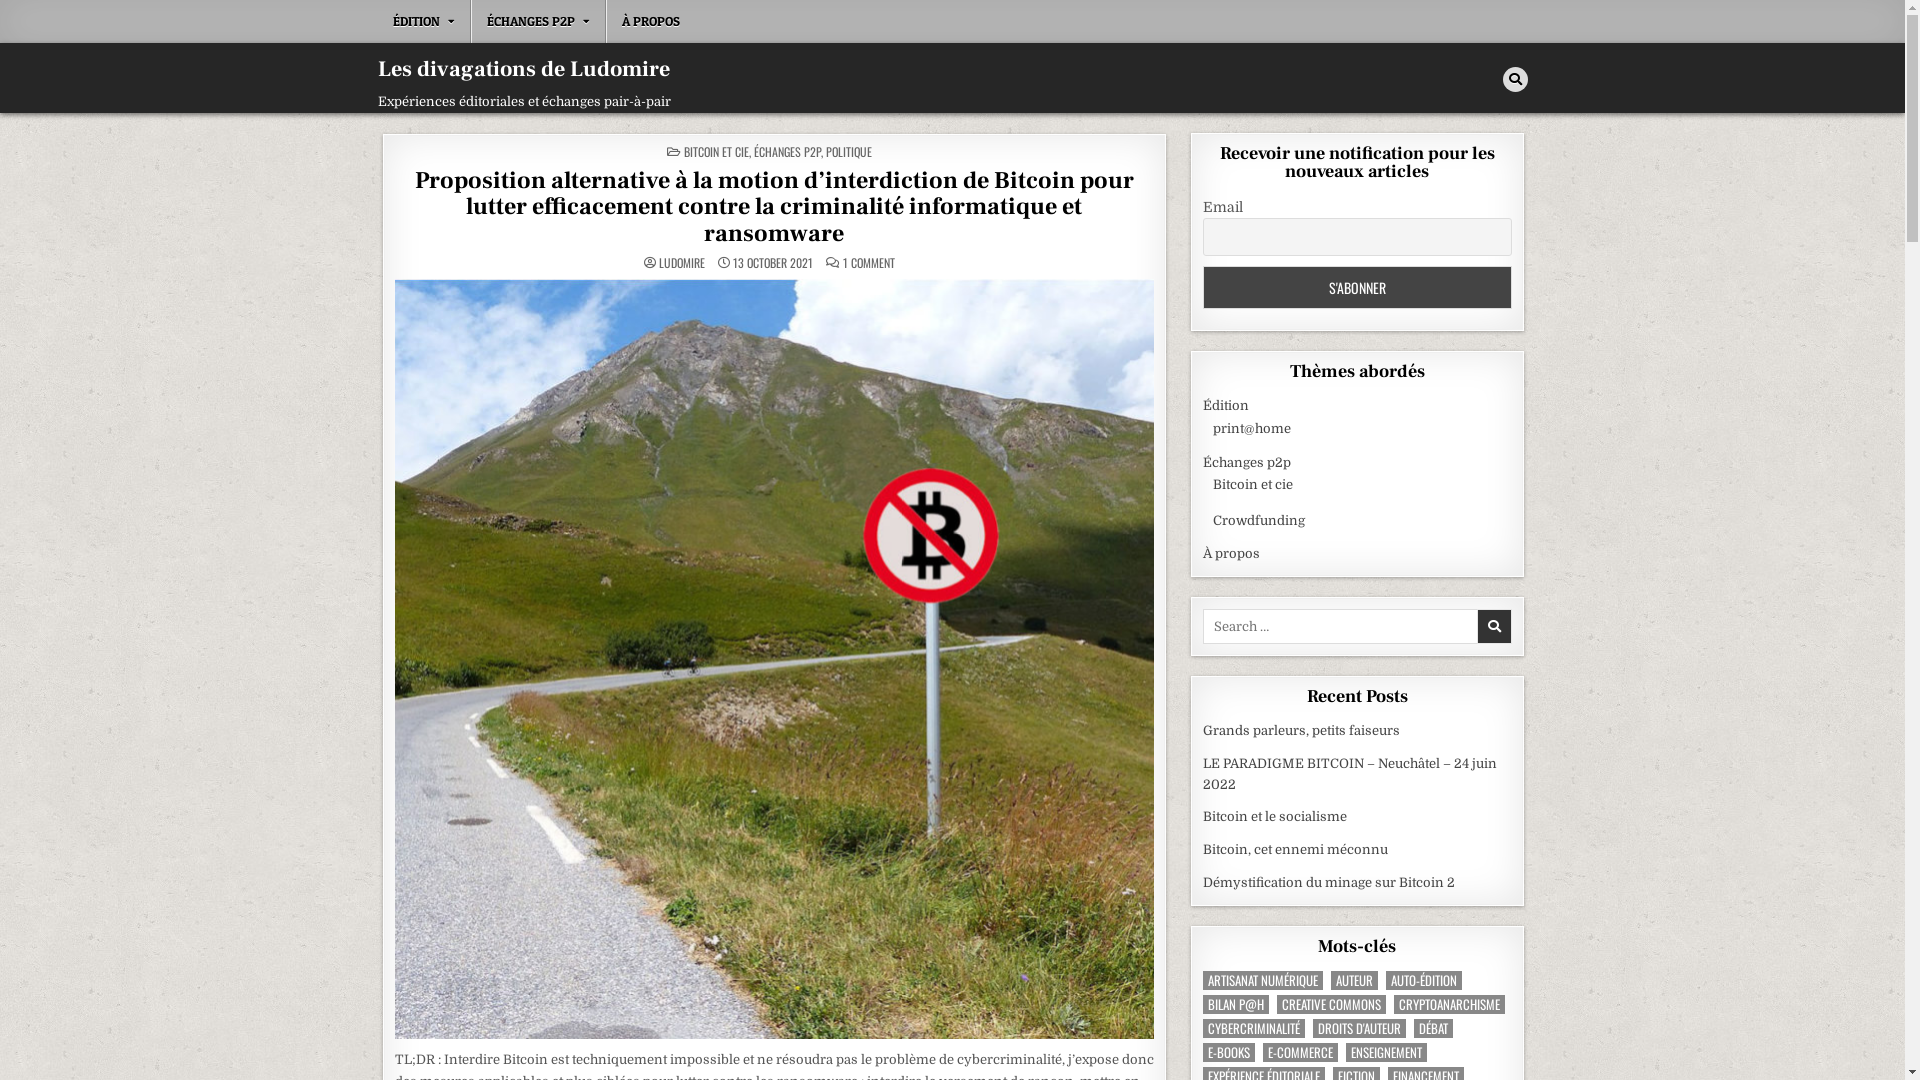  I want to click on 'ENSEIGNEMENT', so click(1345, 1051).